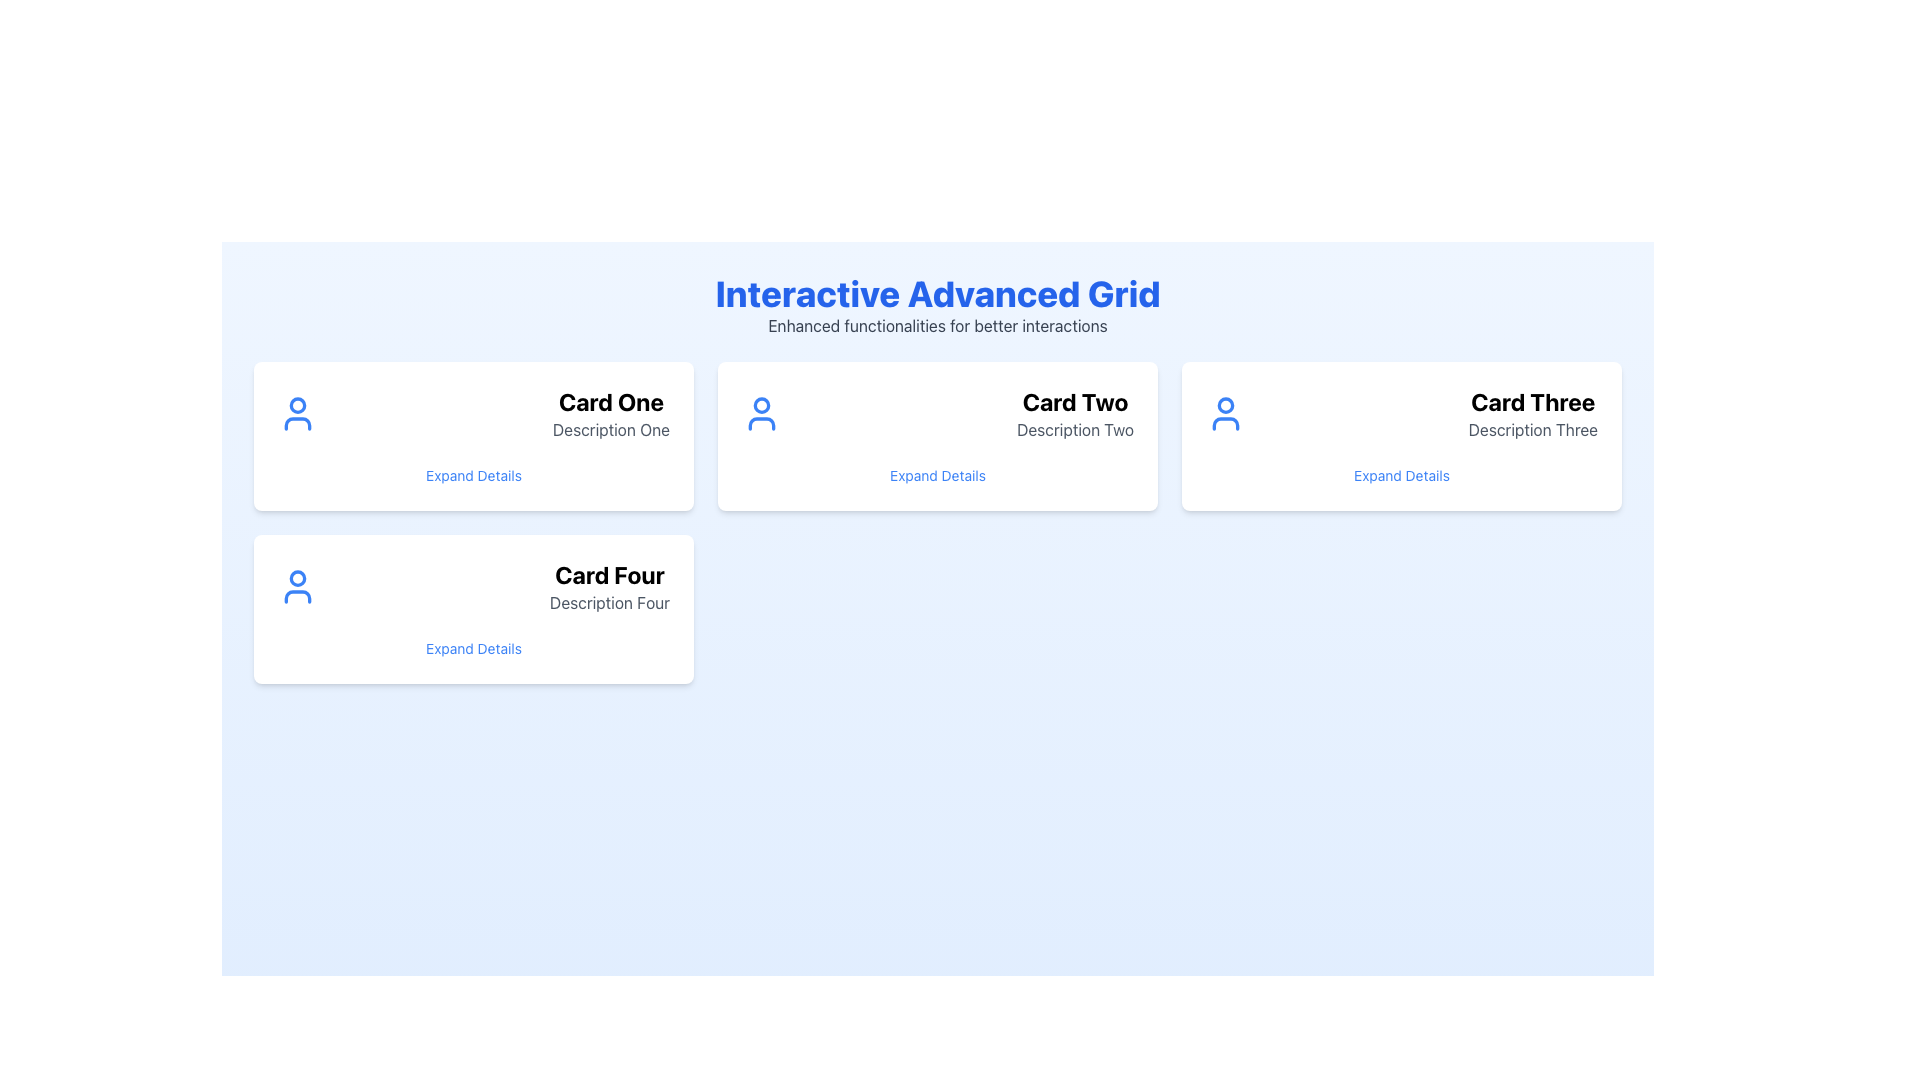 This screenshot has height=1080, width=1920. I want to click on text block titled 'Card One' with subtitle 'Description One' located in the top-left card of the grid layout, so click(610, 412).